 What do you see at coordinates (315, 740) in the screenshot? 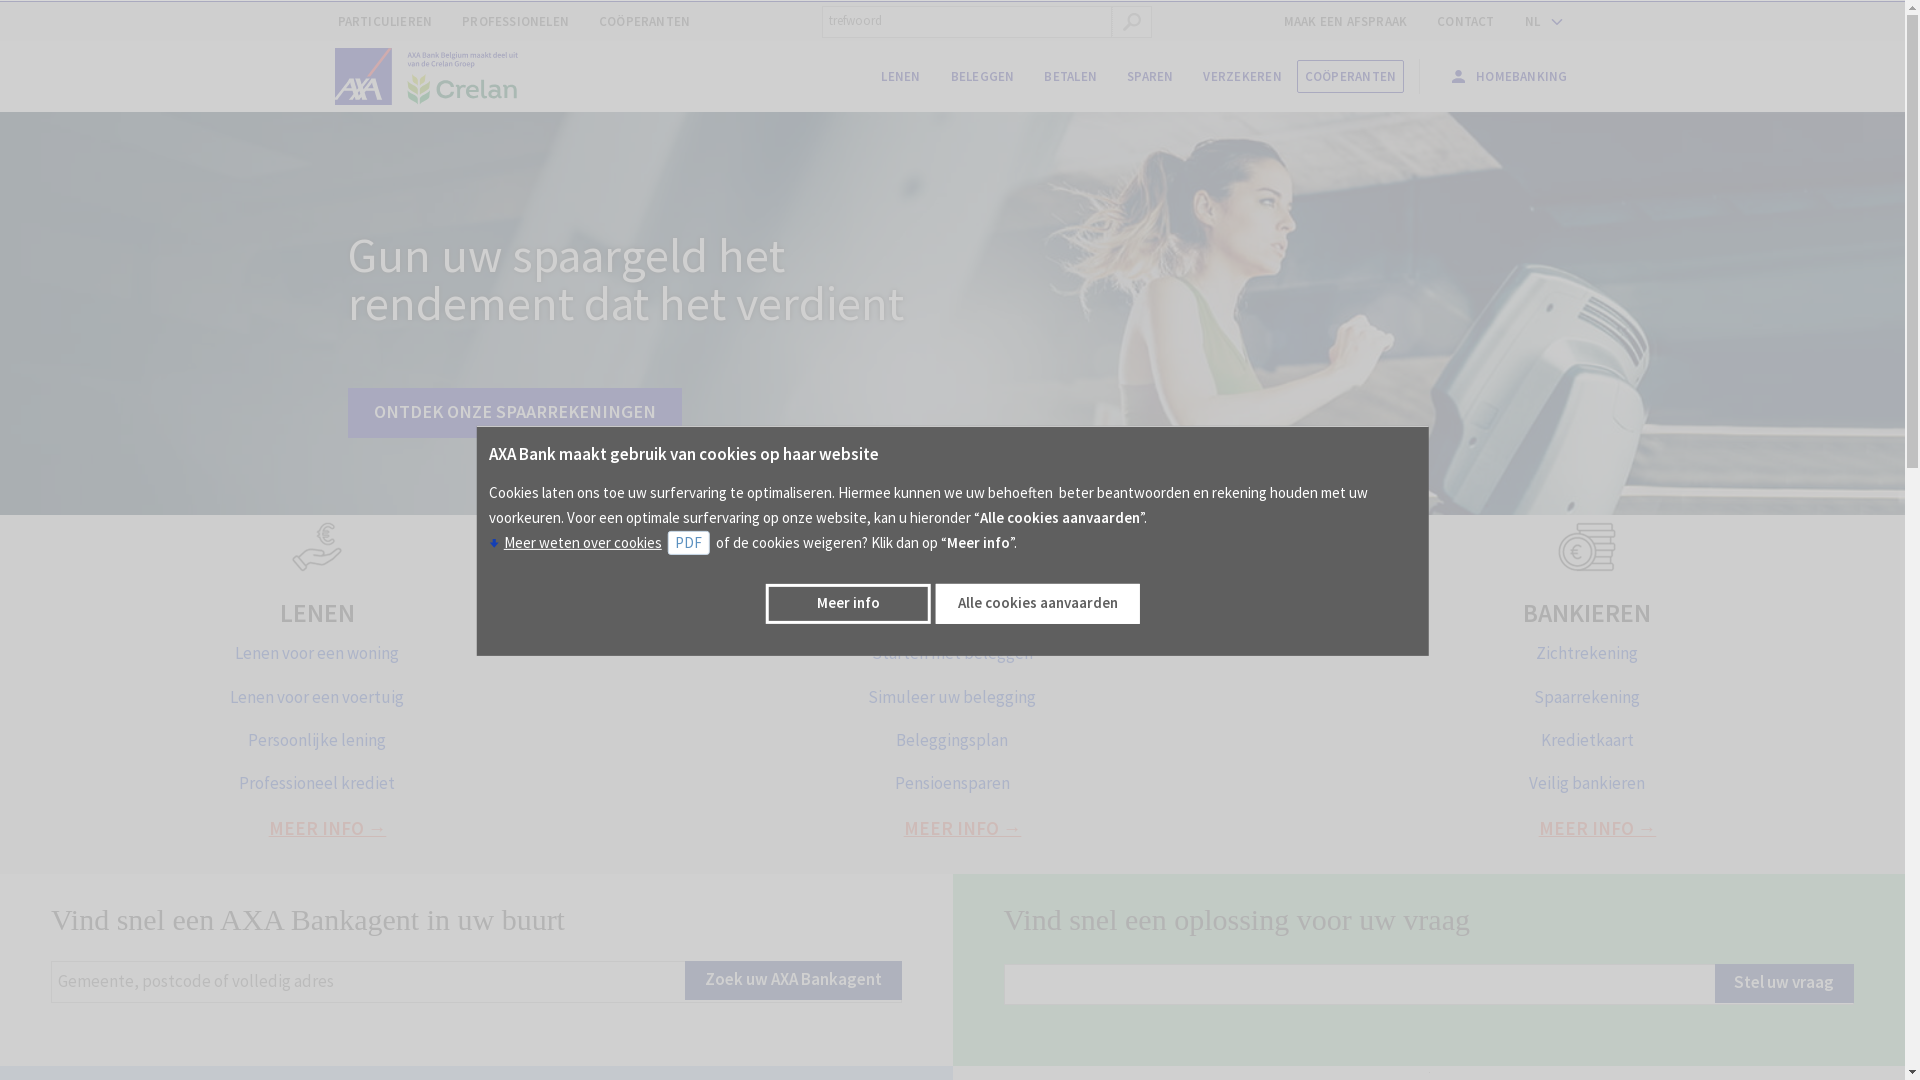
I see `'Persoonlijke lening'` at bounding box center [315, 740].